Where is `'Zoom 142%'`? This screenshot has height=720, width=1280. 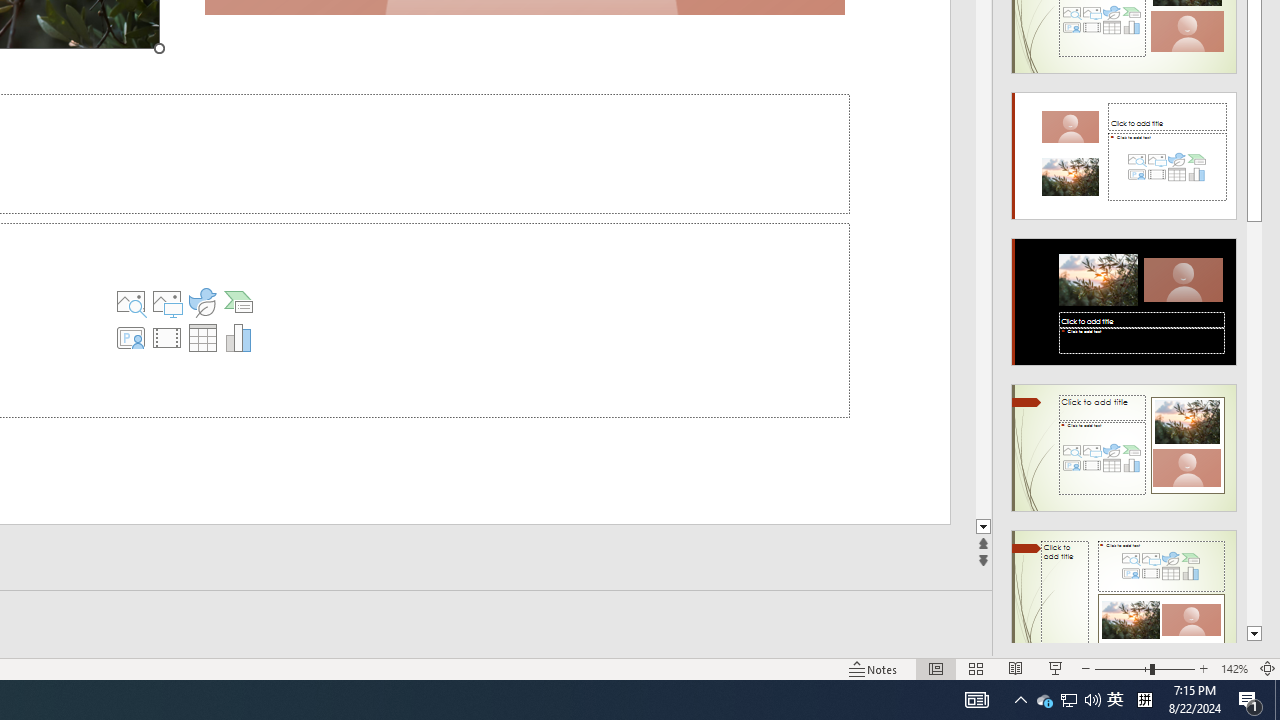 'Zoom 142%' is located at coordinates (1233, 669).